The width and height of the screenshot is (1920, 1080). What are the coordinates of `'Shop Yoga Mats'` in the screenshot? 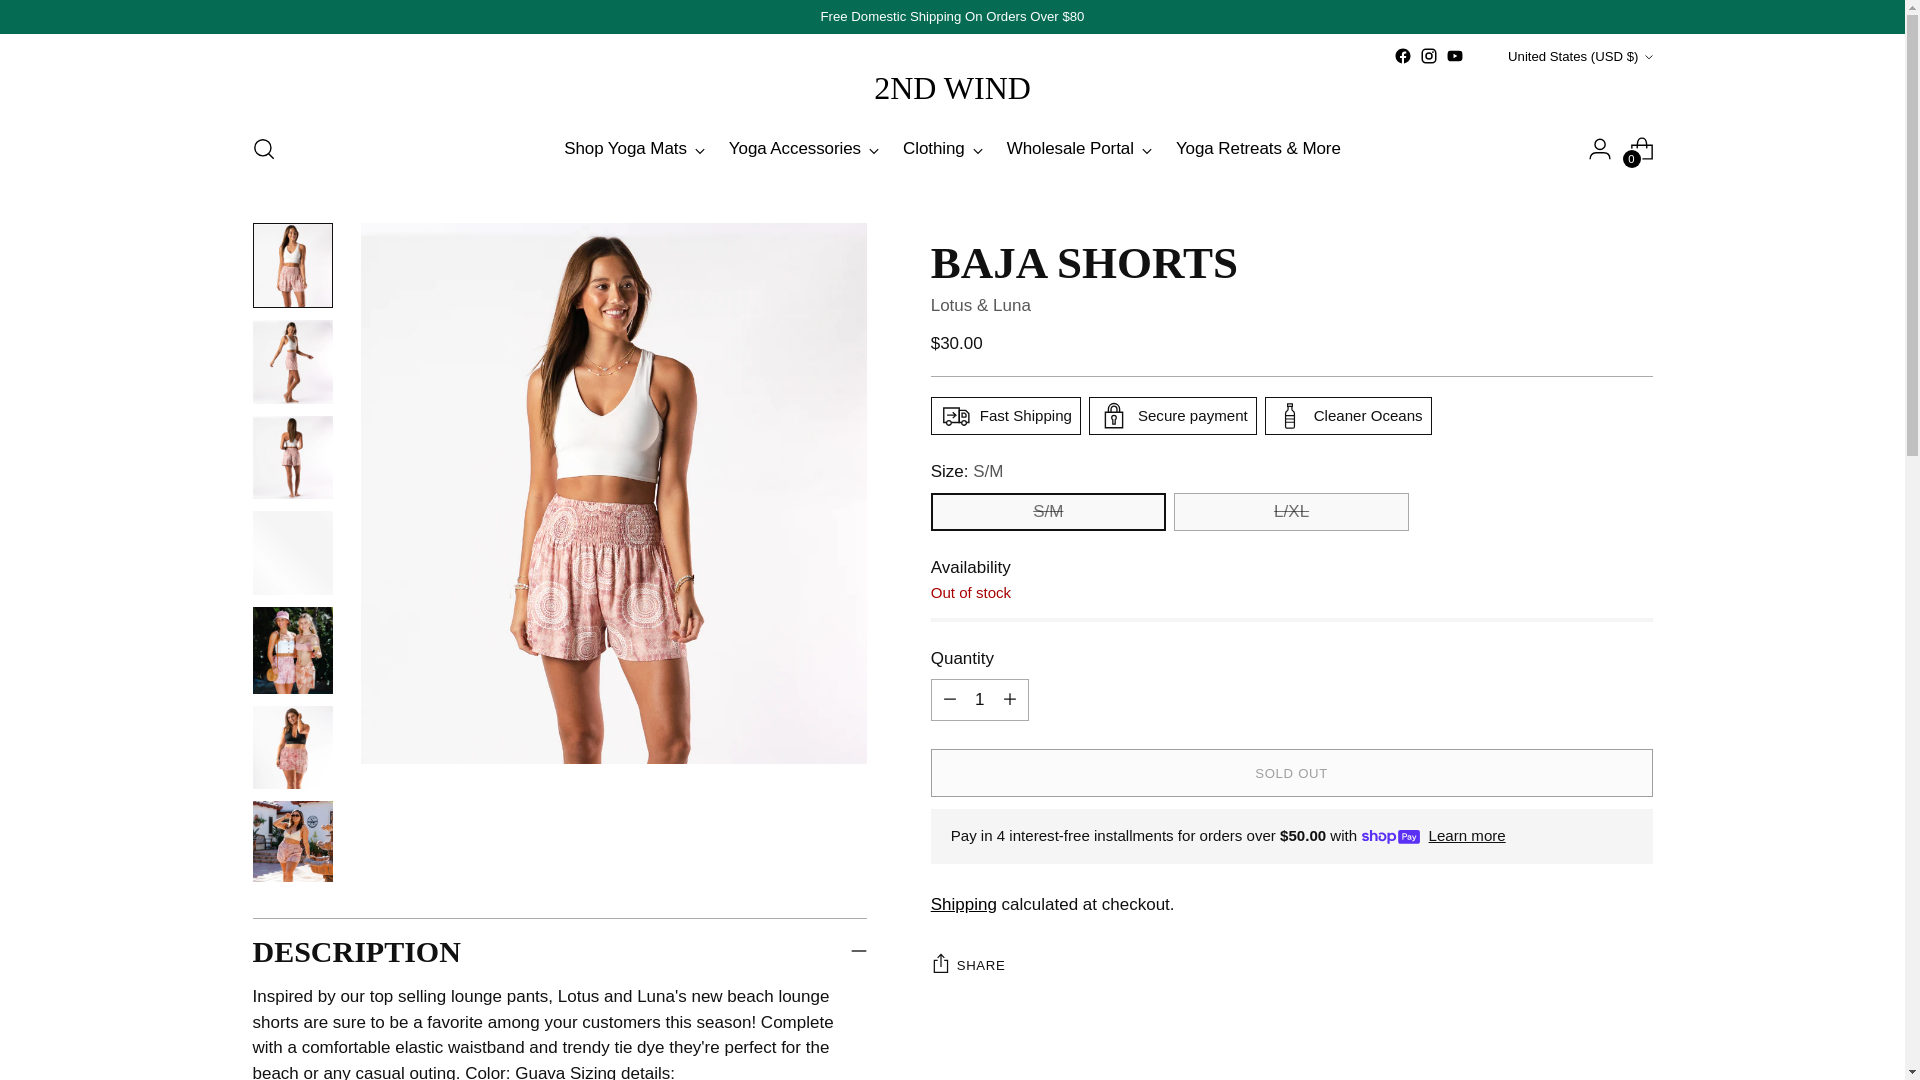 It's located at (633, 148).